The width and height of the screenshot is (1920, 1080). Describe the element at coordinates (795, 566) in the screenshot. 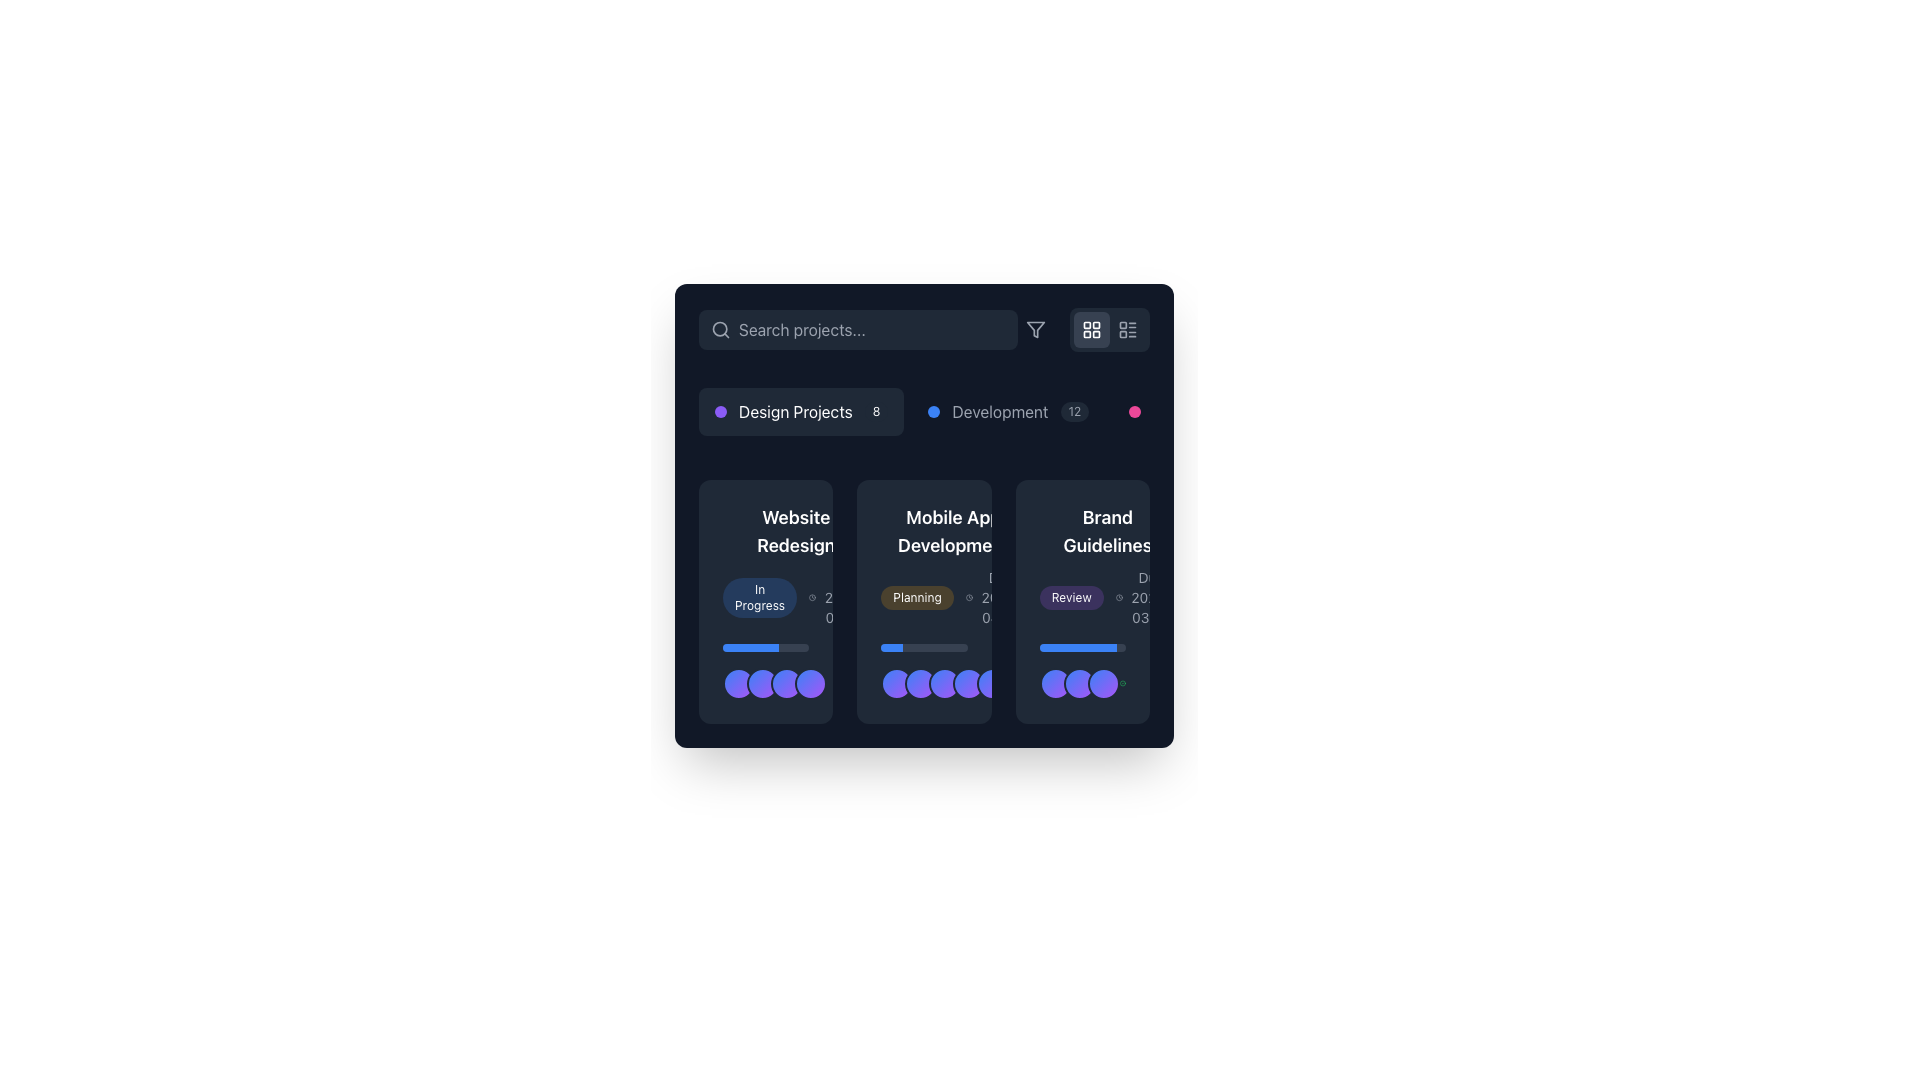

I see `the project card located in the top left section of the grid, which provides information about the project title, current status, and due date` at that location.